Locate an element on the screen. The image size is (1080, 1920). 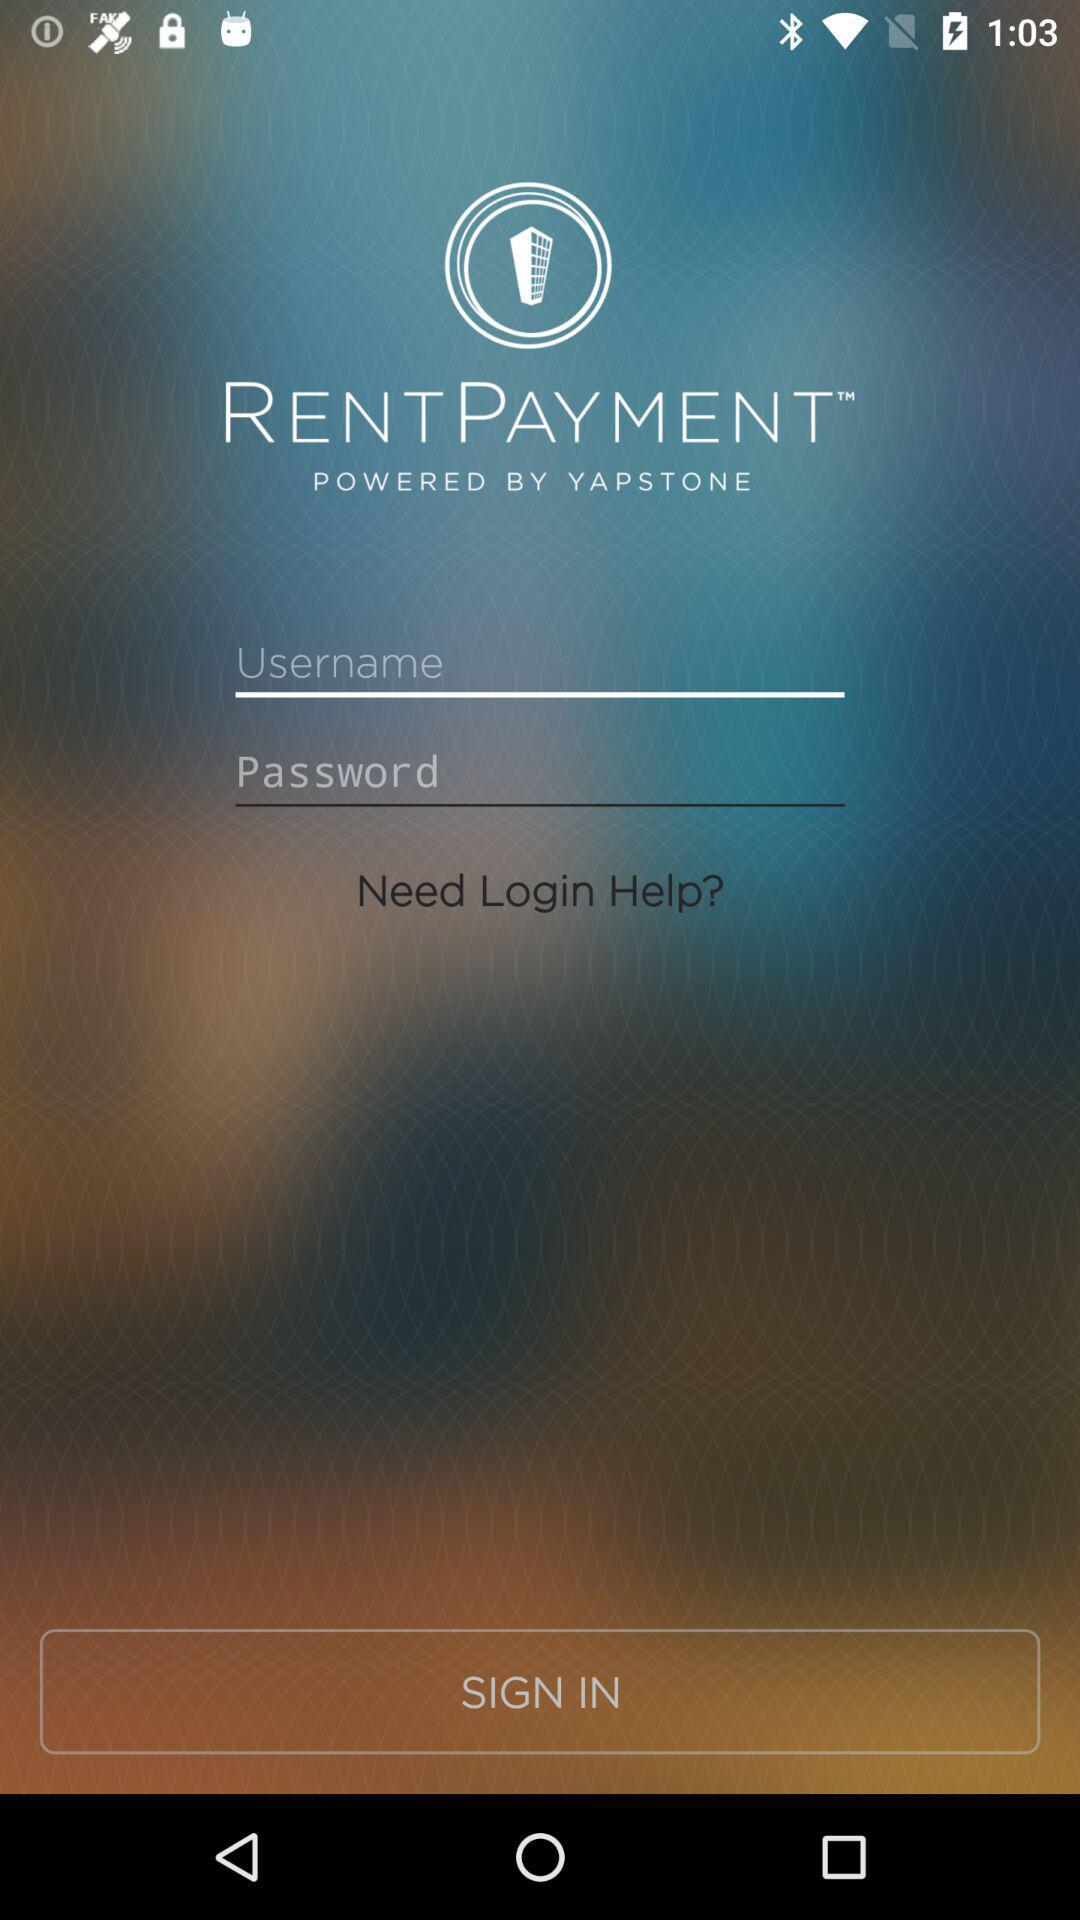
password is located at coordinates (540, 770).